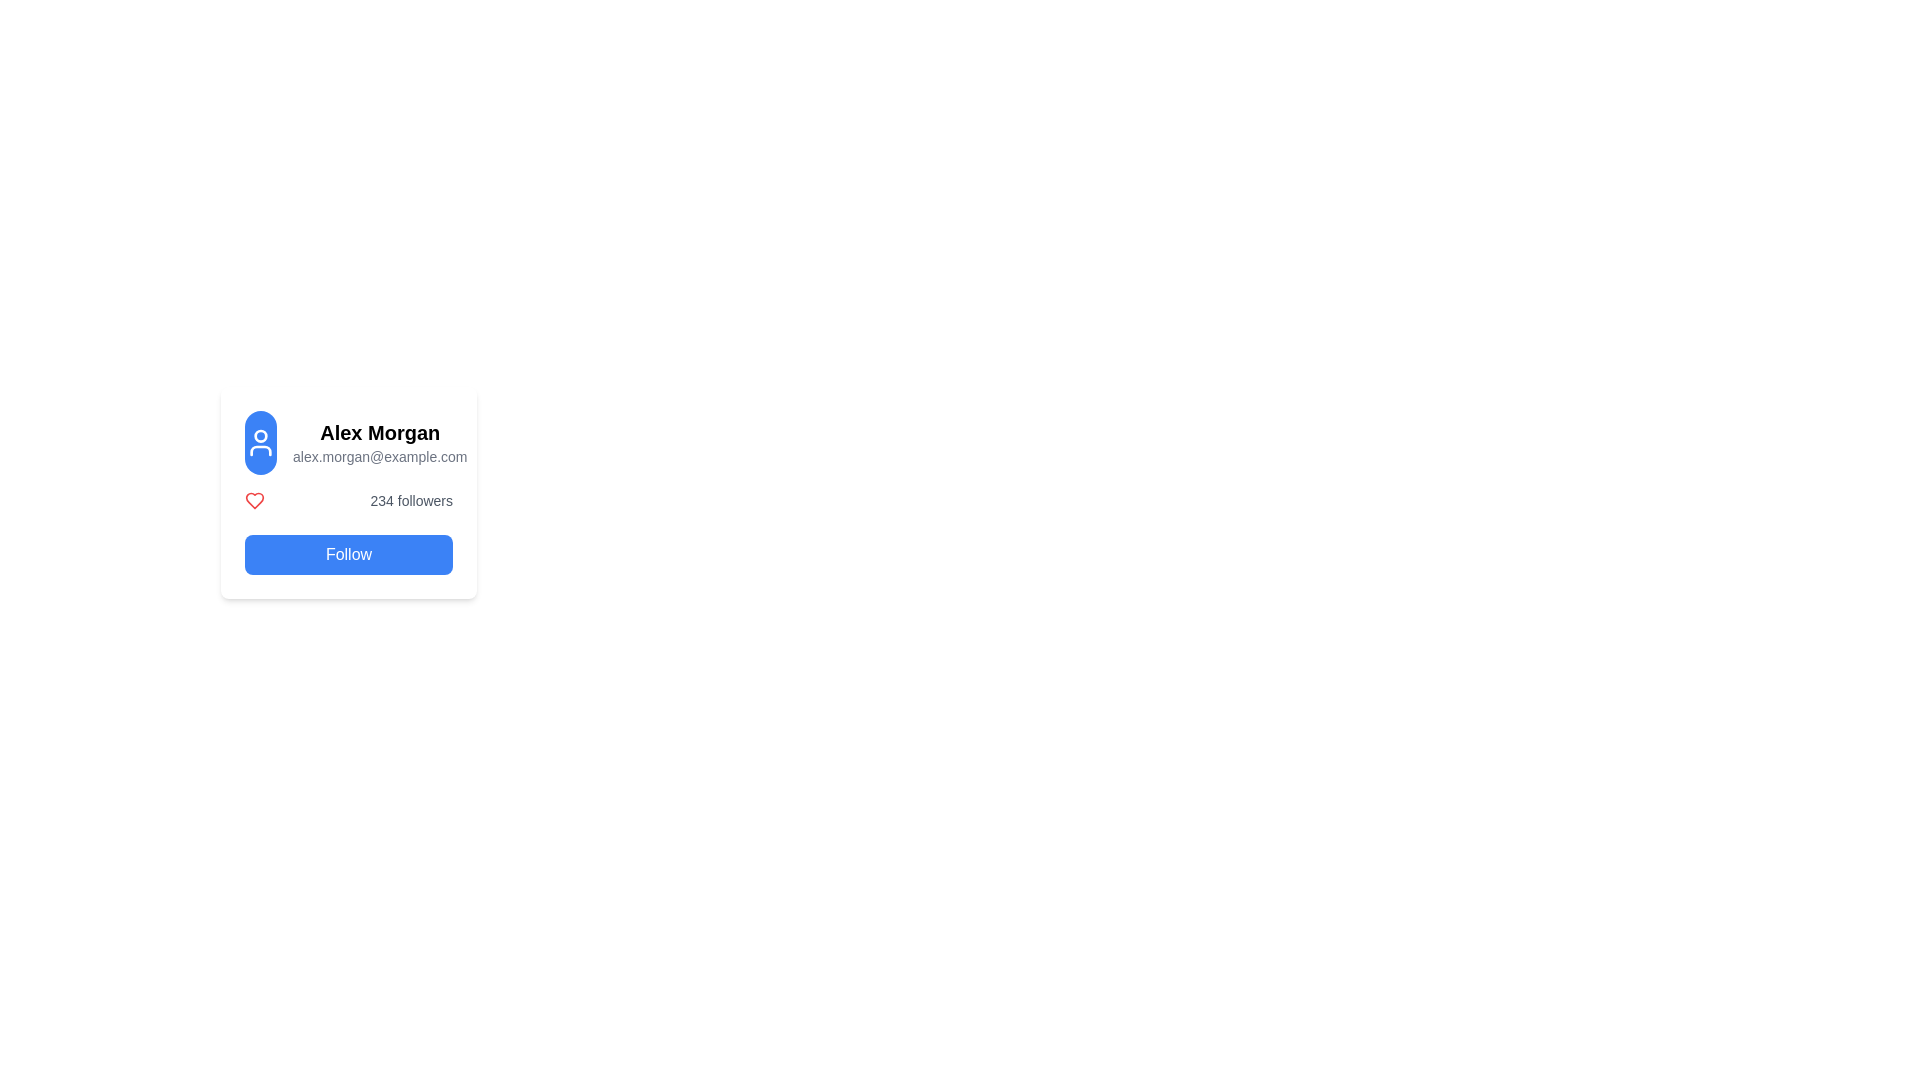 The image size is (1920, 1080). Describe the element at coordinates (259, 442) in the screenshot. I see `the user profile icon, which is a minimalist silhouette with a white stroke on a blue circular background, located at the top-left of the profile card` at that location.